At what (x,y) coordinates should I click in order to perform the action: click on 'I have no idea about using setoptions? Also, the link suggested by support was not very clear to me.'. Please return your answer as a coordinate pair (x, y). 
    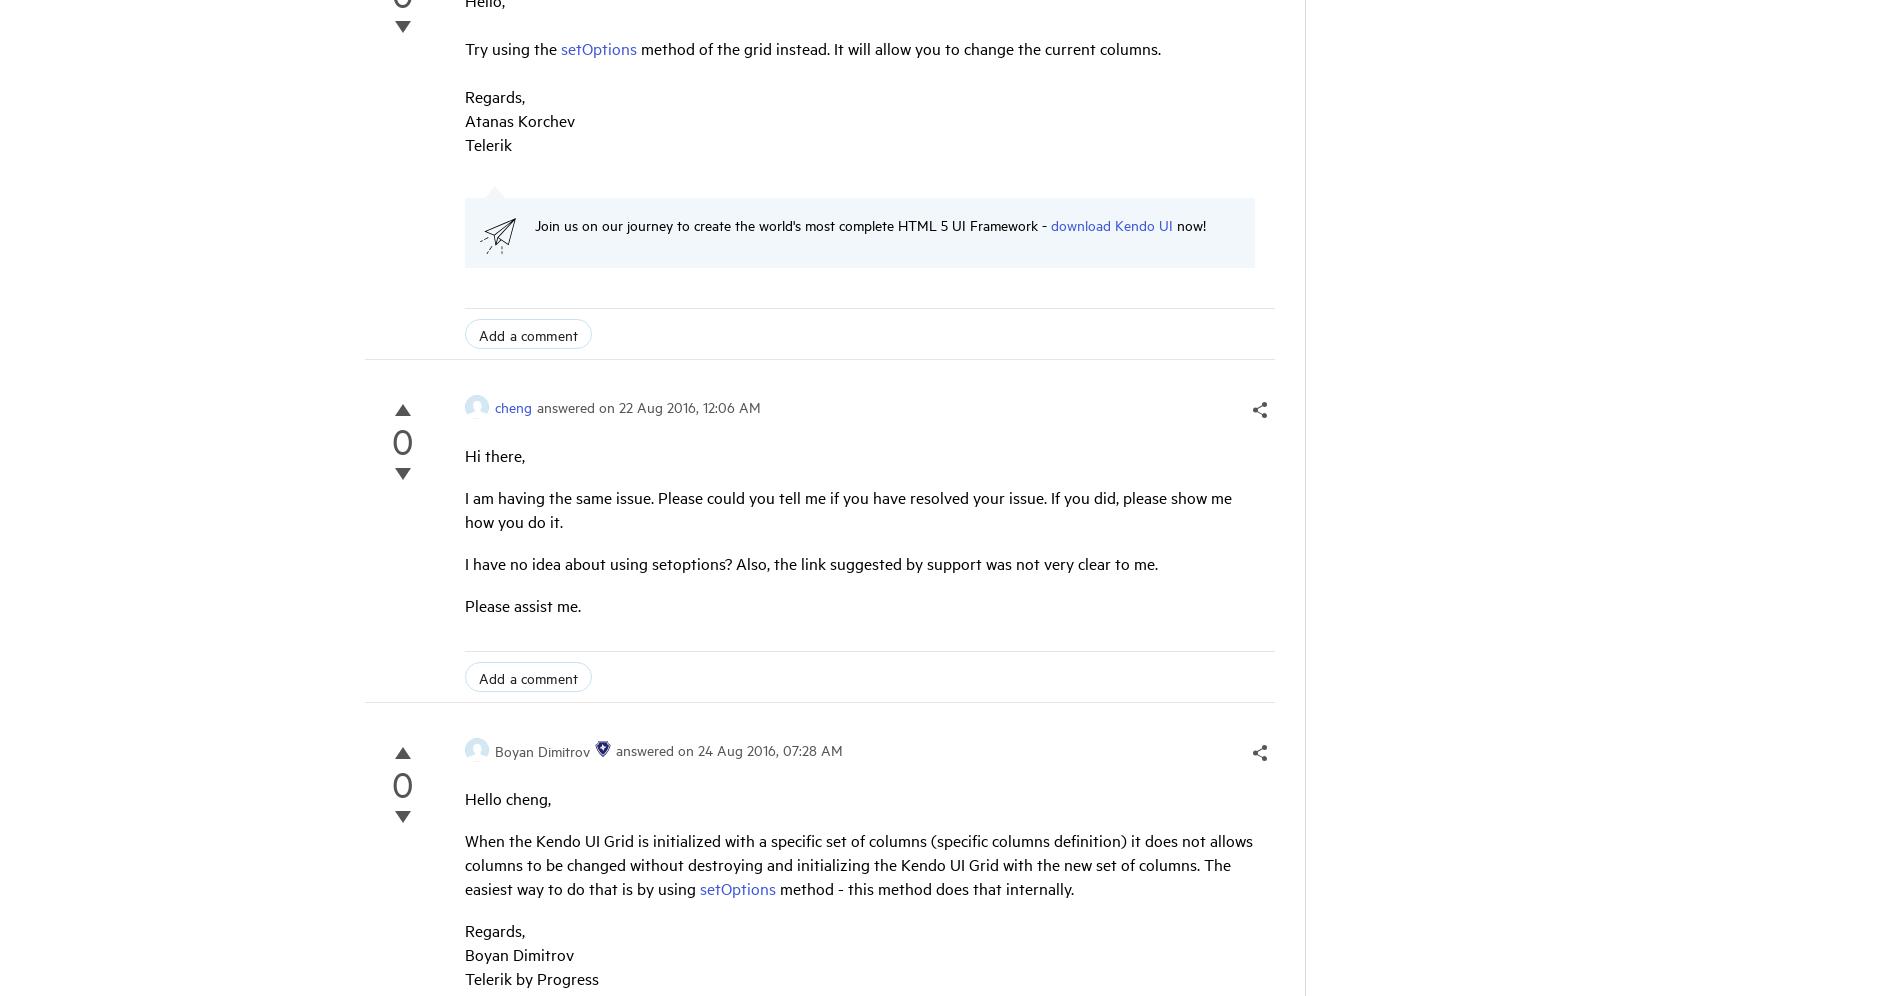
    Looking at the image, I should click on (463, 562).